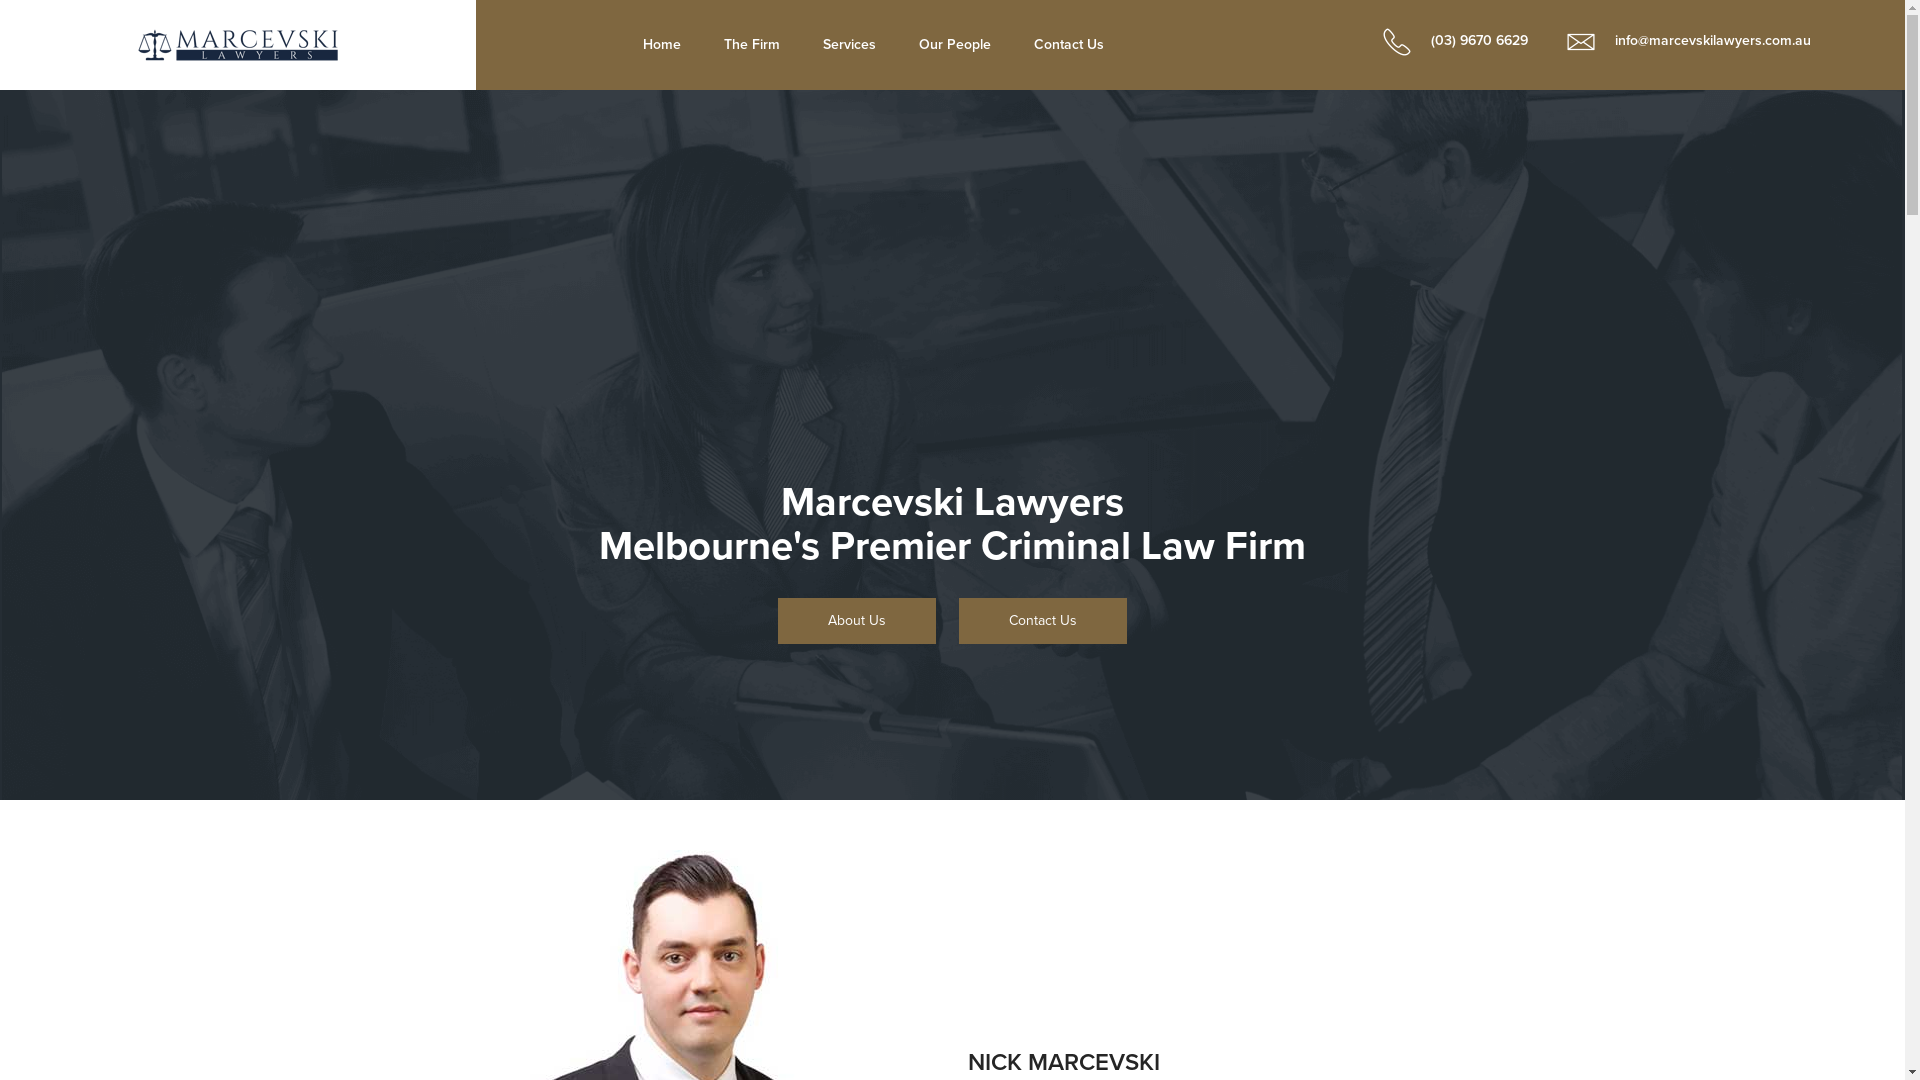 Image resolution: width=1920 pixels, height=1080 pixels. Describe the element at coordinates (704, 45) in the screenshot. I see `'The Firm'` at that location.